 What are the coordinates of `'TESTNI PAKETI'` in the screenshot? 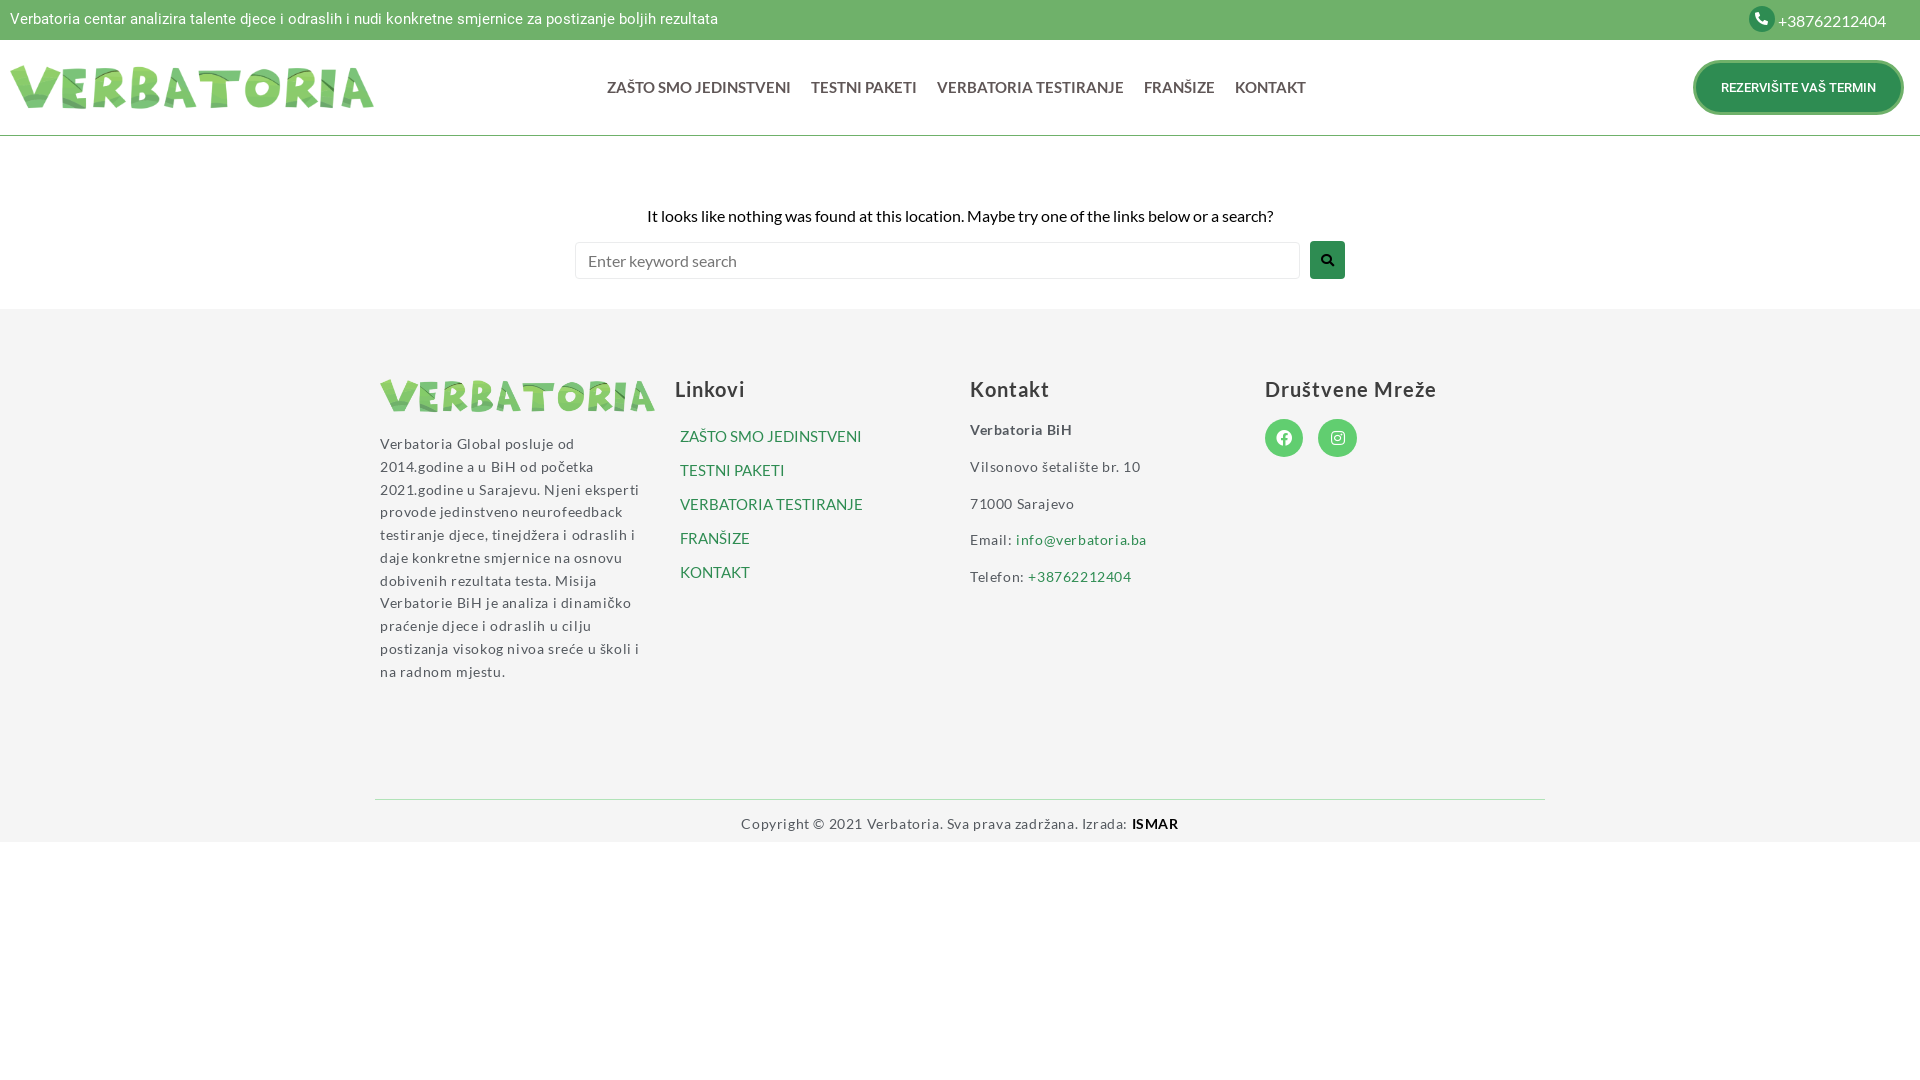 It's located at (807, 470).